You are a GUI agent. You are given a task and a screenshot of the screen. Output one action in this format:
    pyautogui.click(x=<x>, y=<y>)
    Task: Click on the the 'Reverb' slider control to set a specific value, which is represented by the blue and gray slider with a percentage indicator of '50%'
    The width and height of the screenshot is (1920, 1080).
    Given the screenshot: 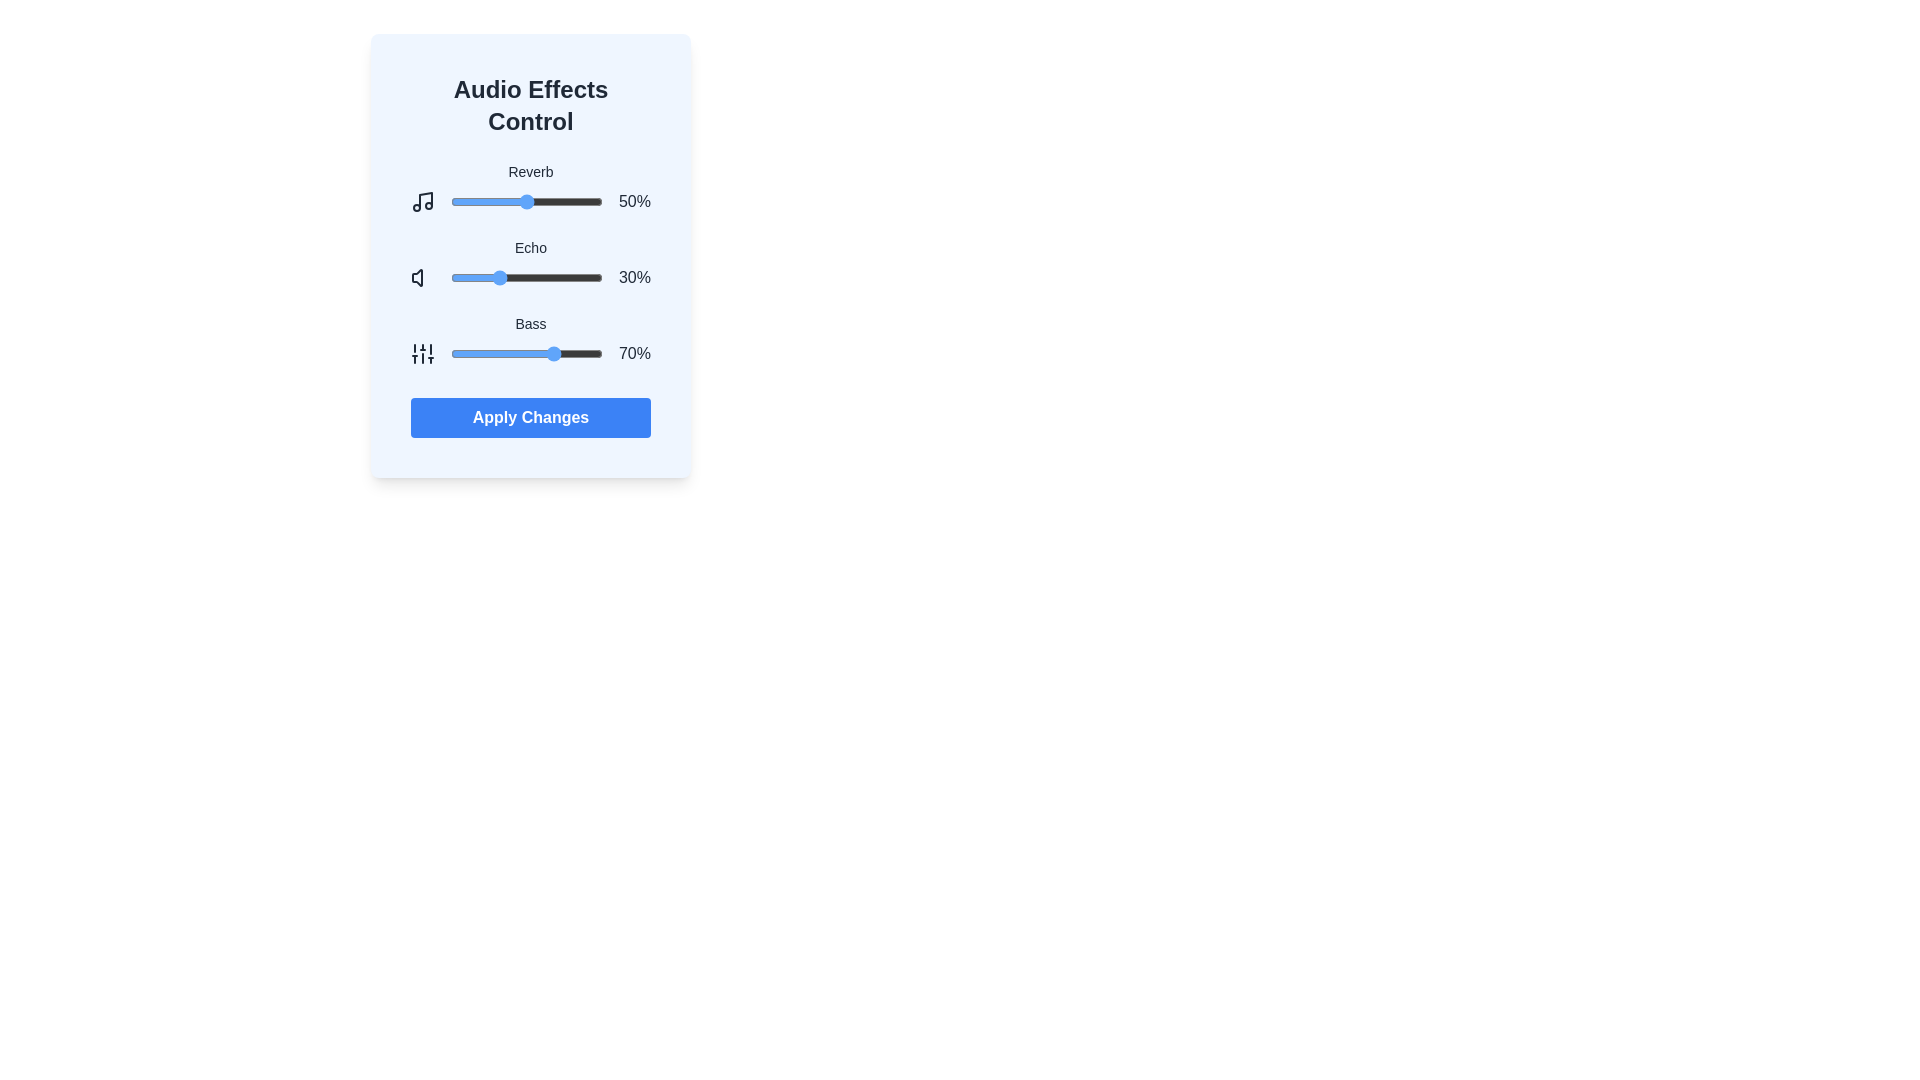 What is the action you would take?
    pyautogui.click(x=531, y=188)
    